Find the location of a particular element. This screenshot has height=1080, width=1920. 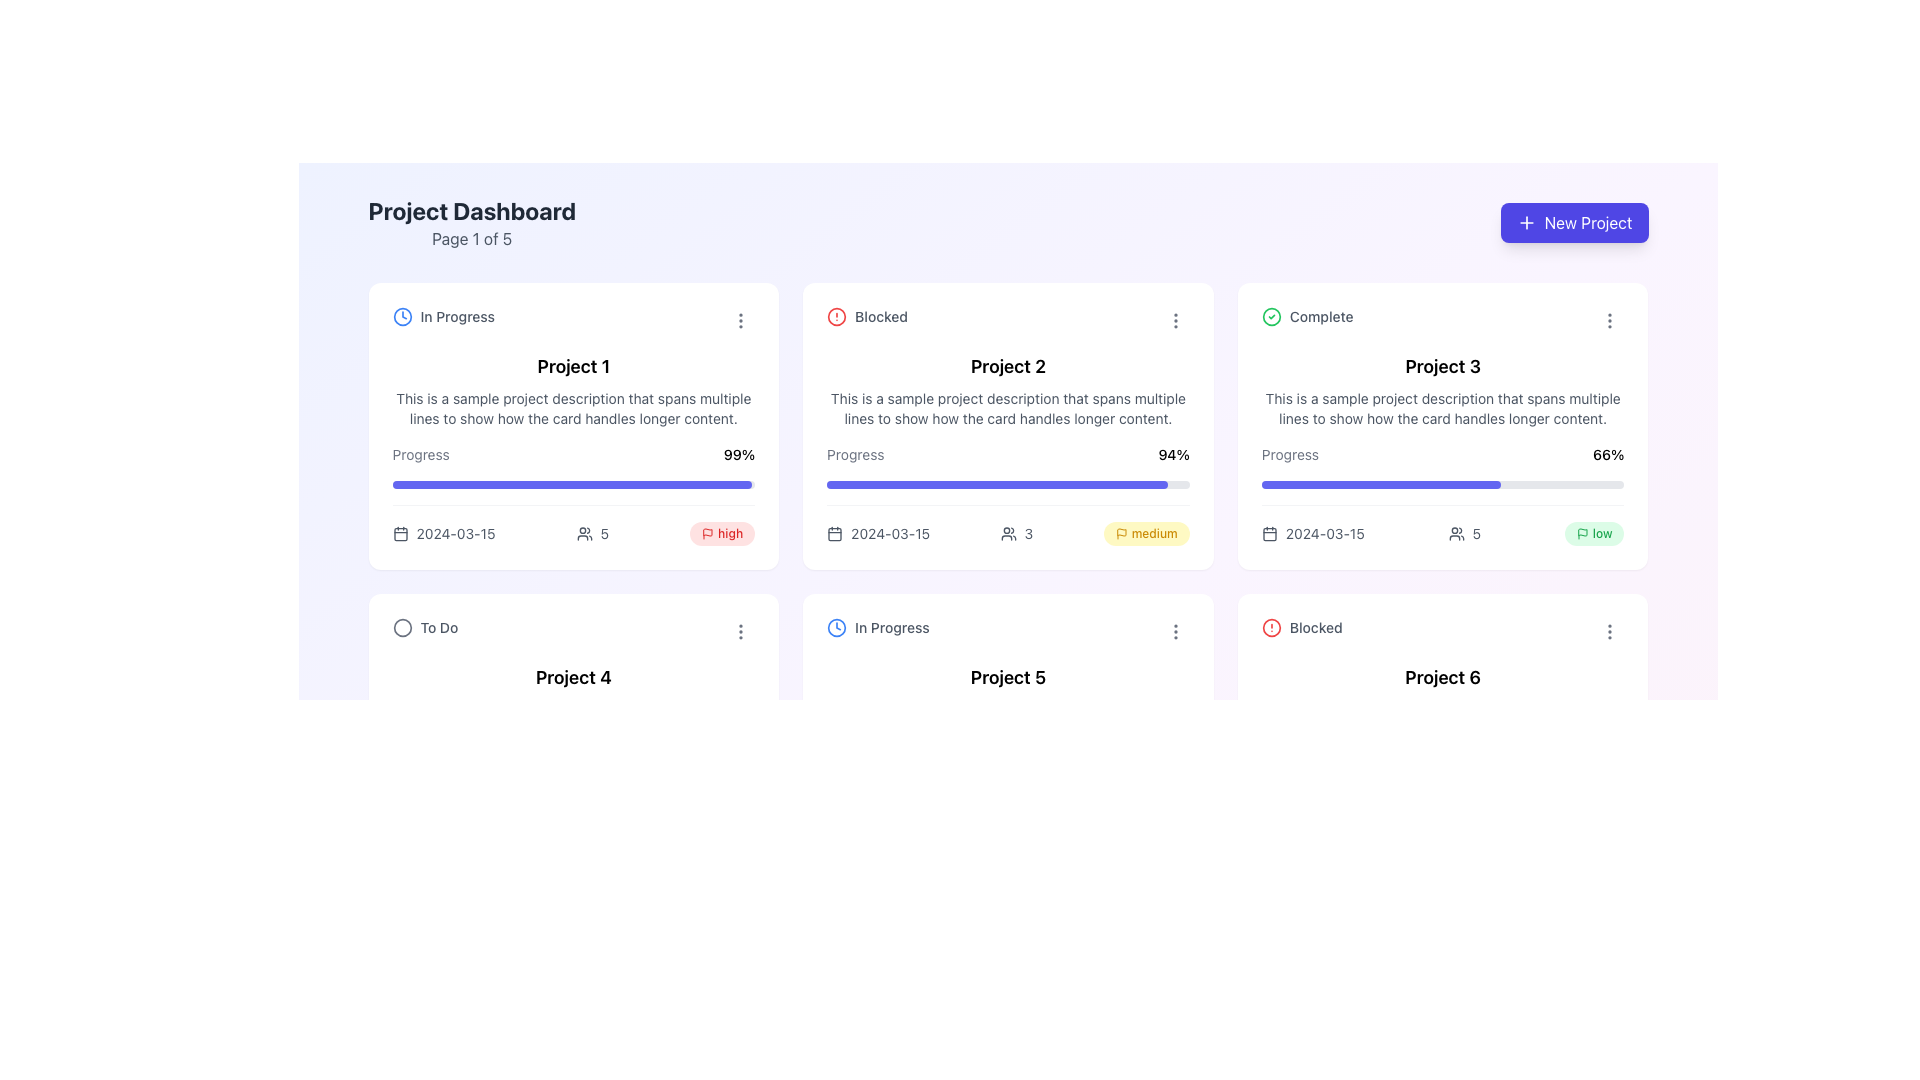

the Circular Visual Indicator located at the top-left corner of the 'Project 2' card next to the word 'Blocked' is located at coordinates (837, 315).